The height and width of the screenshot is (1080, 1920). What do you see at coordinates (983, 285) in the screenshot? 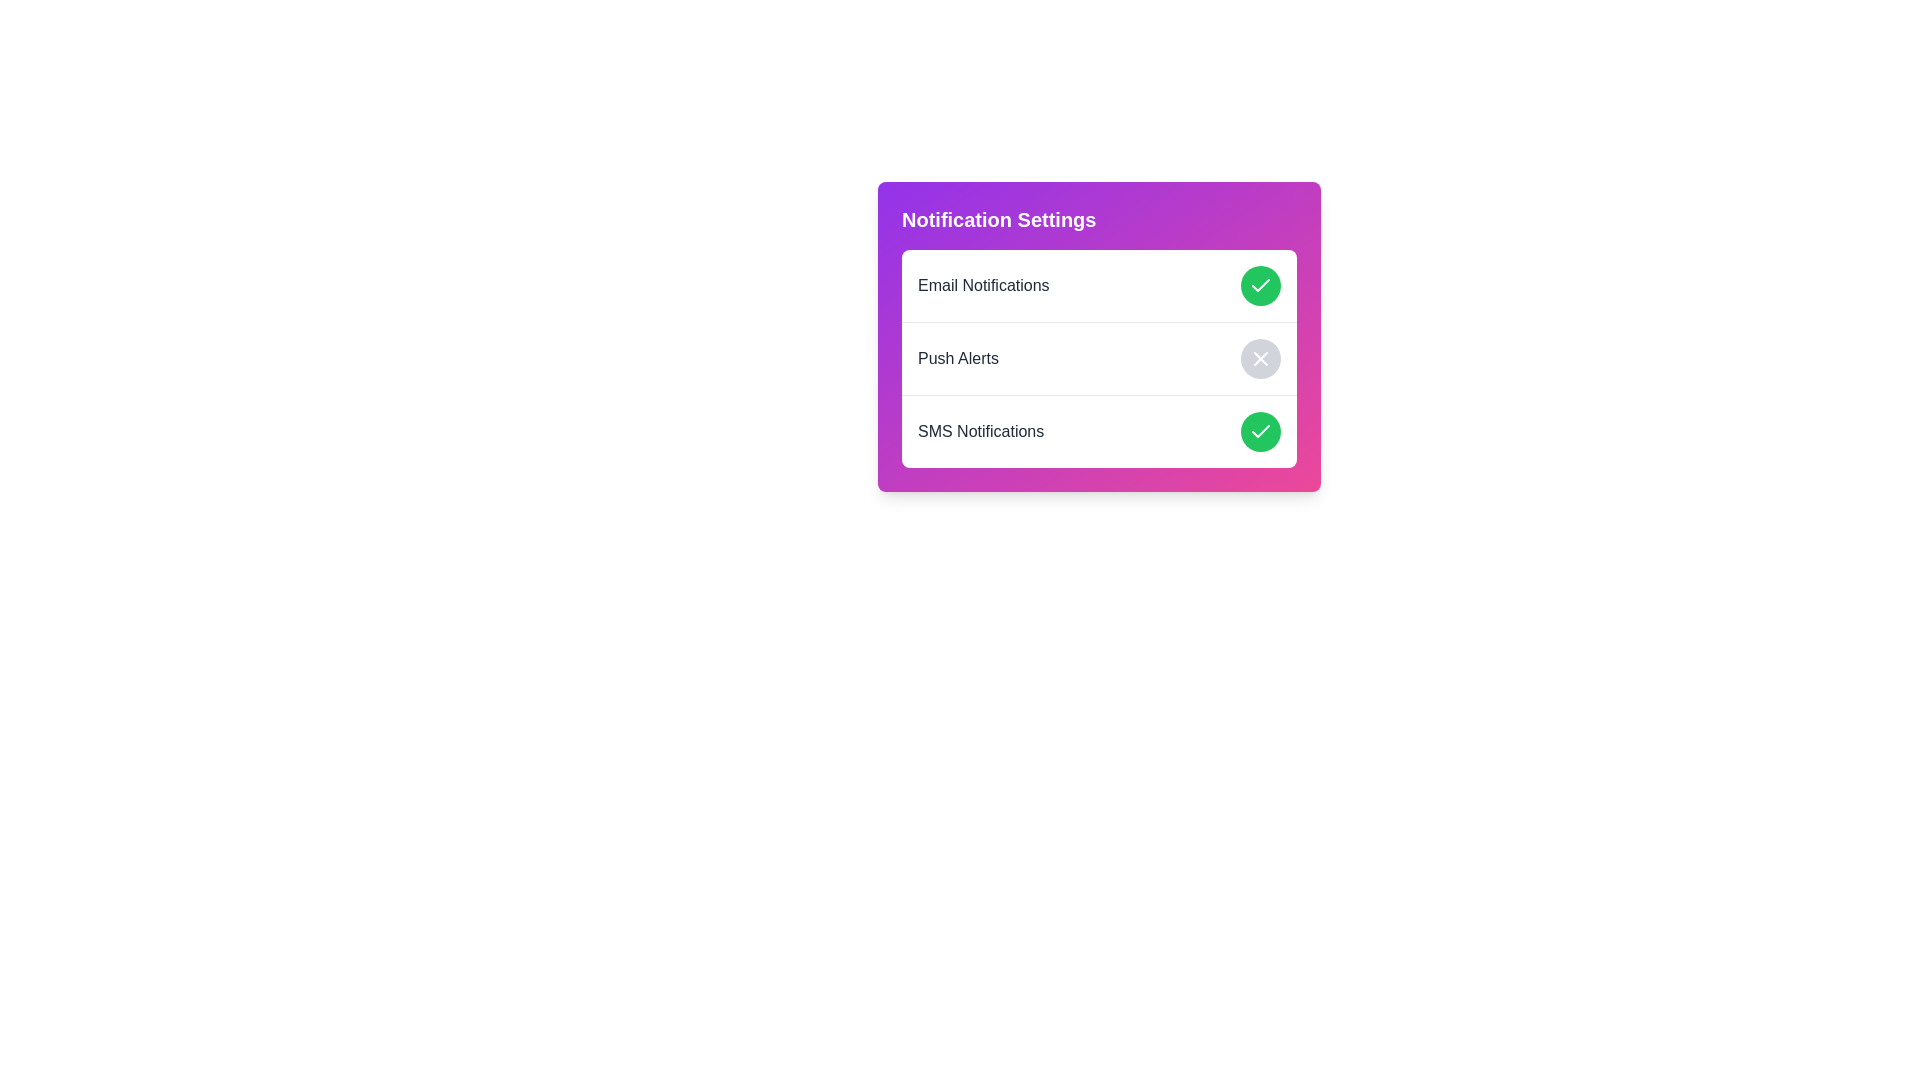
I see `the label text for the first notification setting located in the 'Notification Settings' section, positioned on the left side of the row next to the toggle button` at bounding box center [983, 285].